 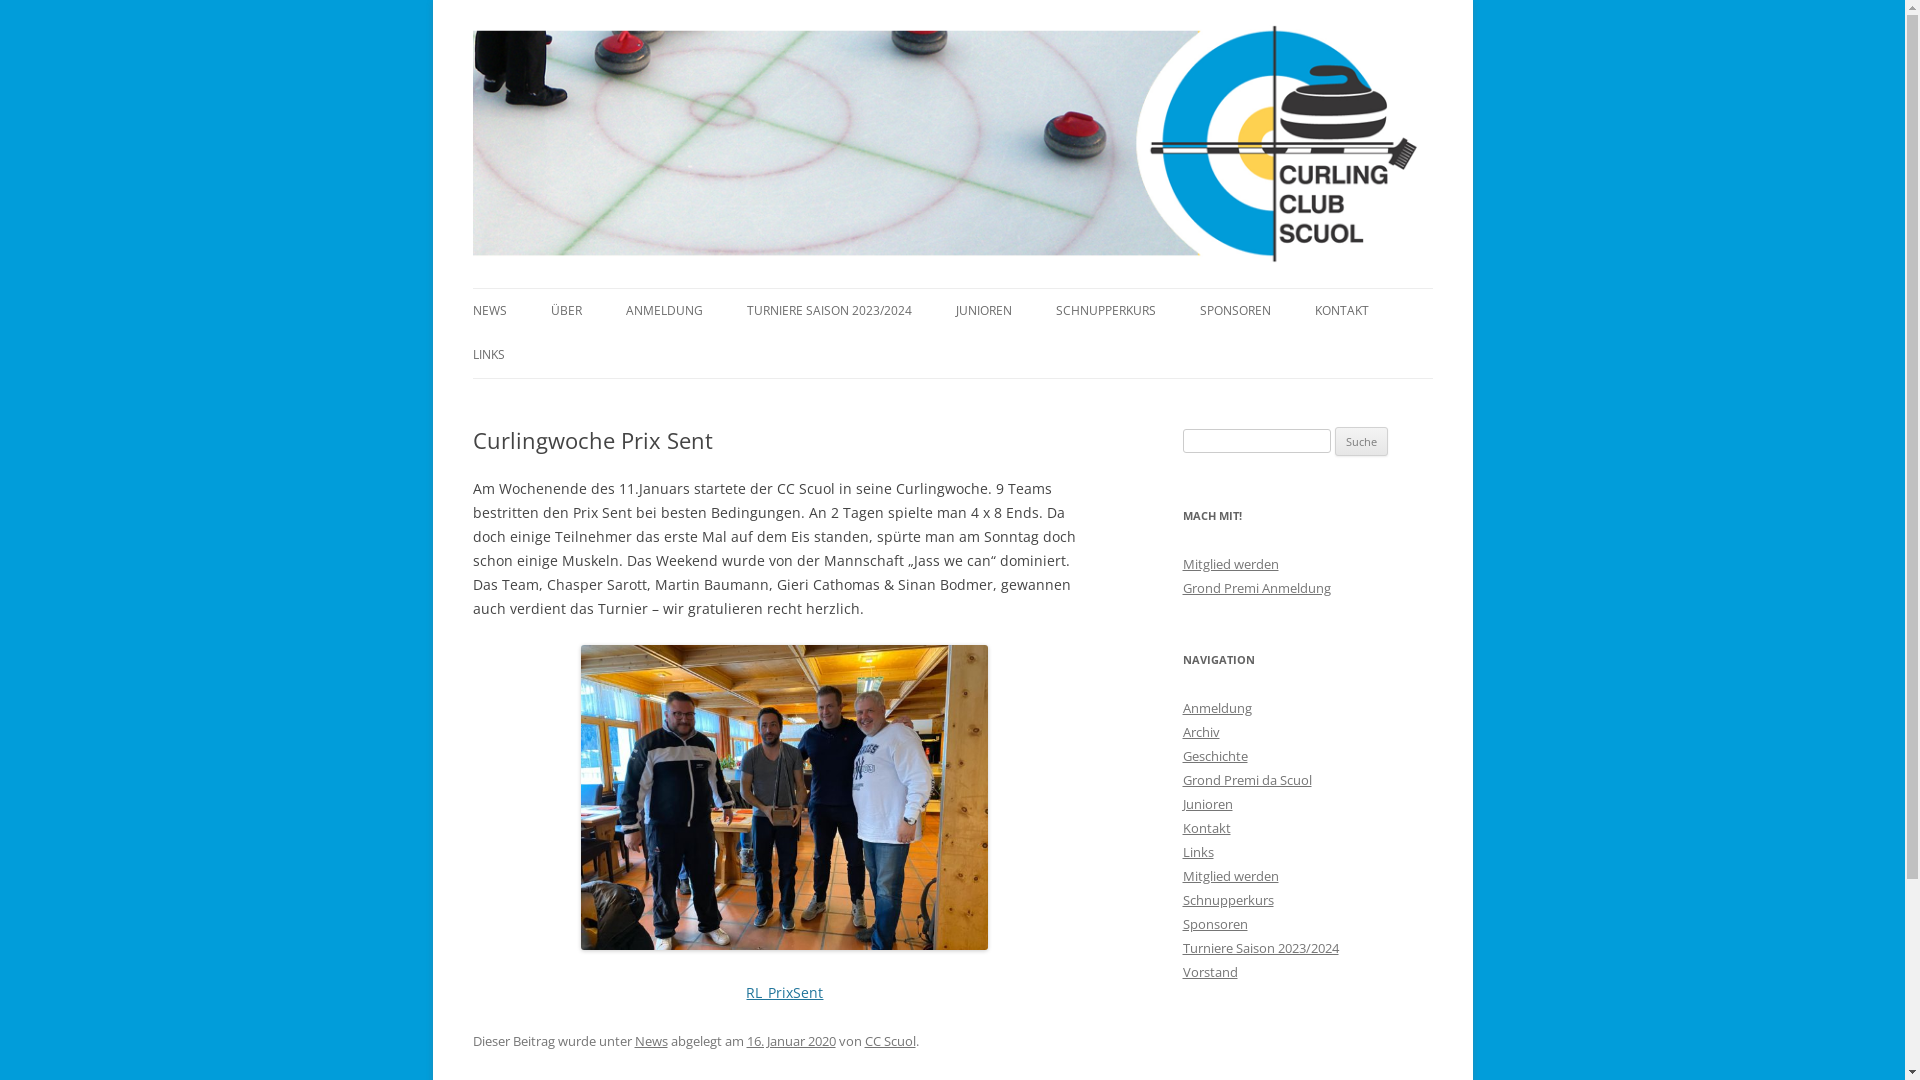 What do you see at coordinates (1215, 707) in the screenshot?
I see `'Anmeldung'` at bounding box center [1215, 707].